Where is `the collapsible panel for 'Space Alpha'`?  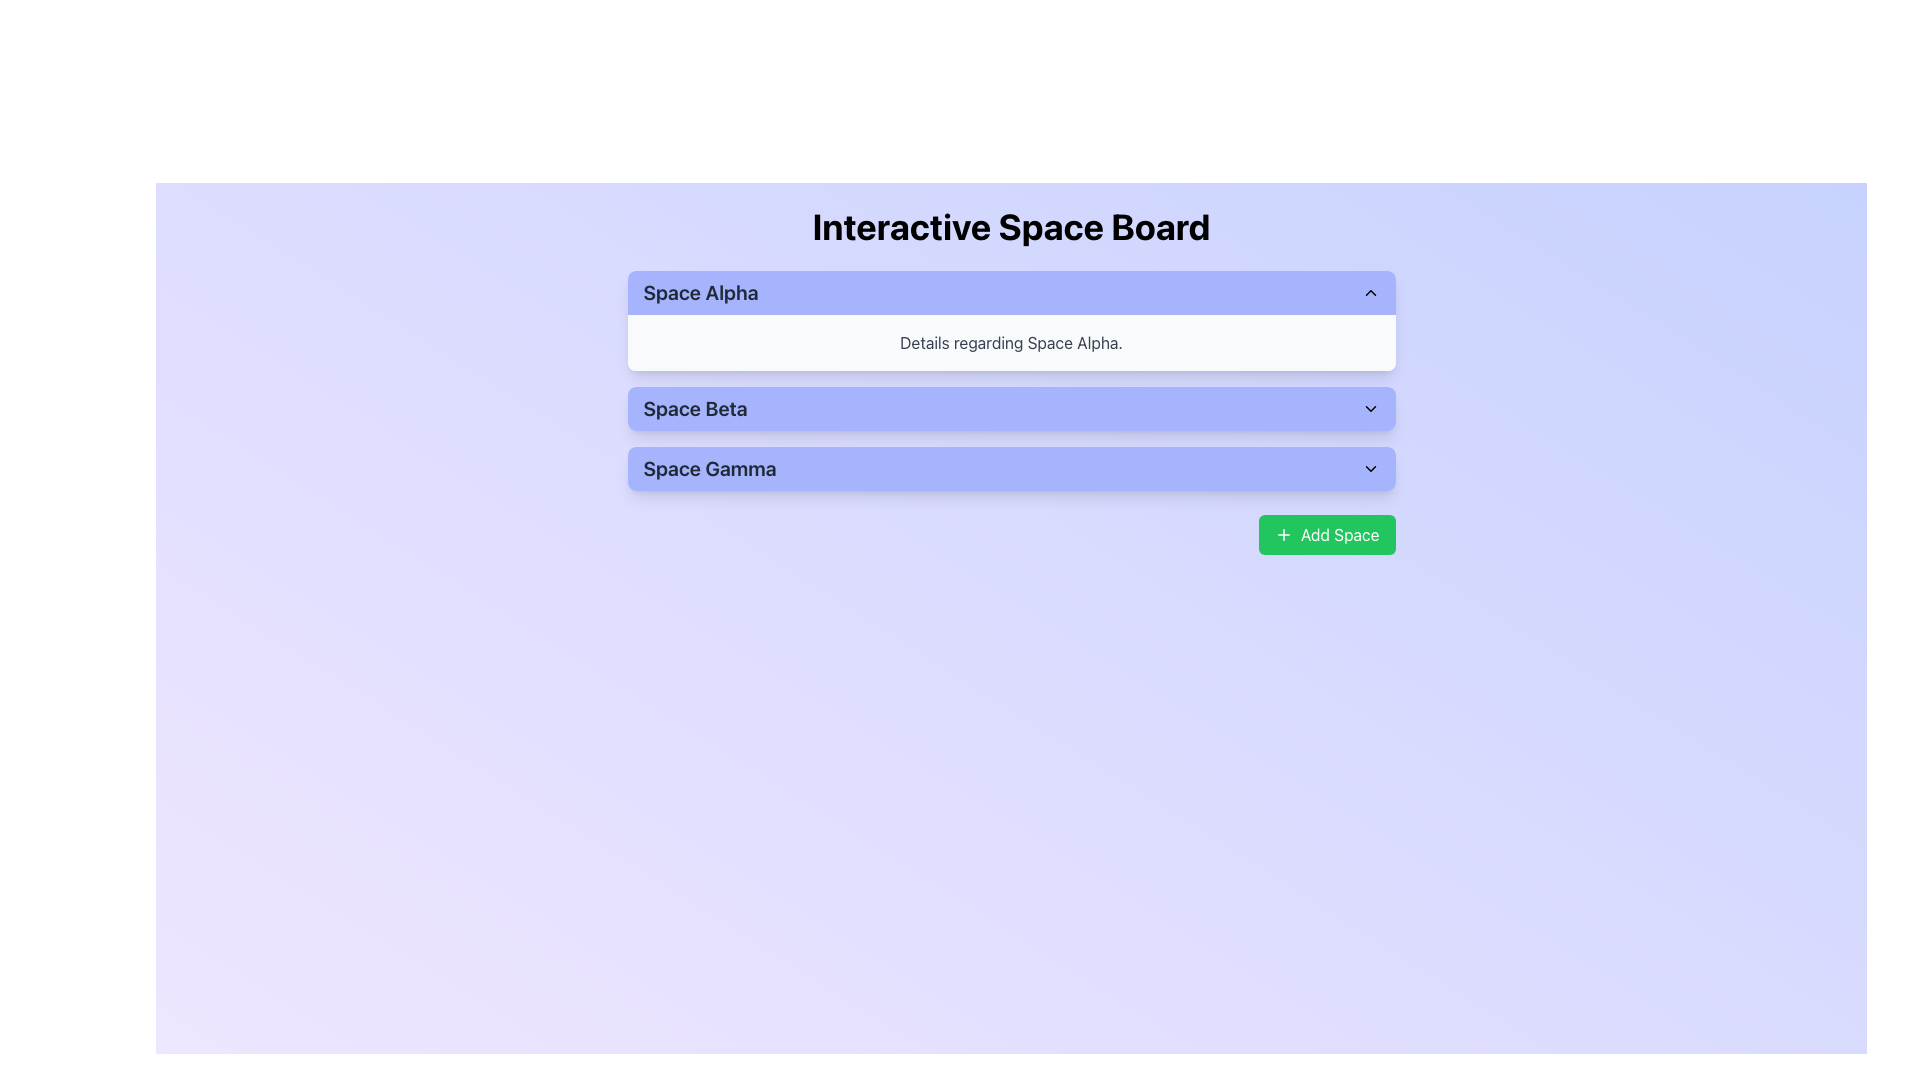
the collapsible panel for 'Space Alpha' is located at coordinates (1011, 319).